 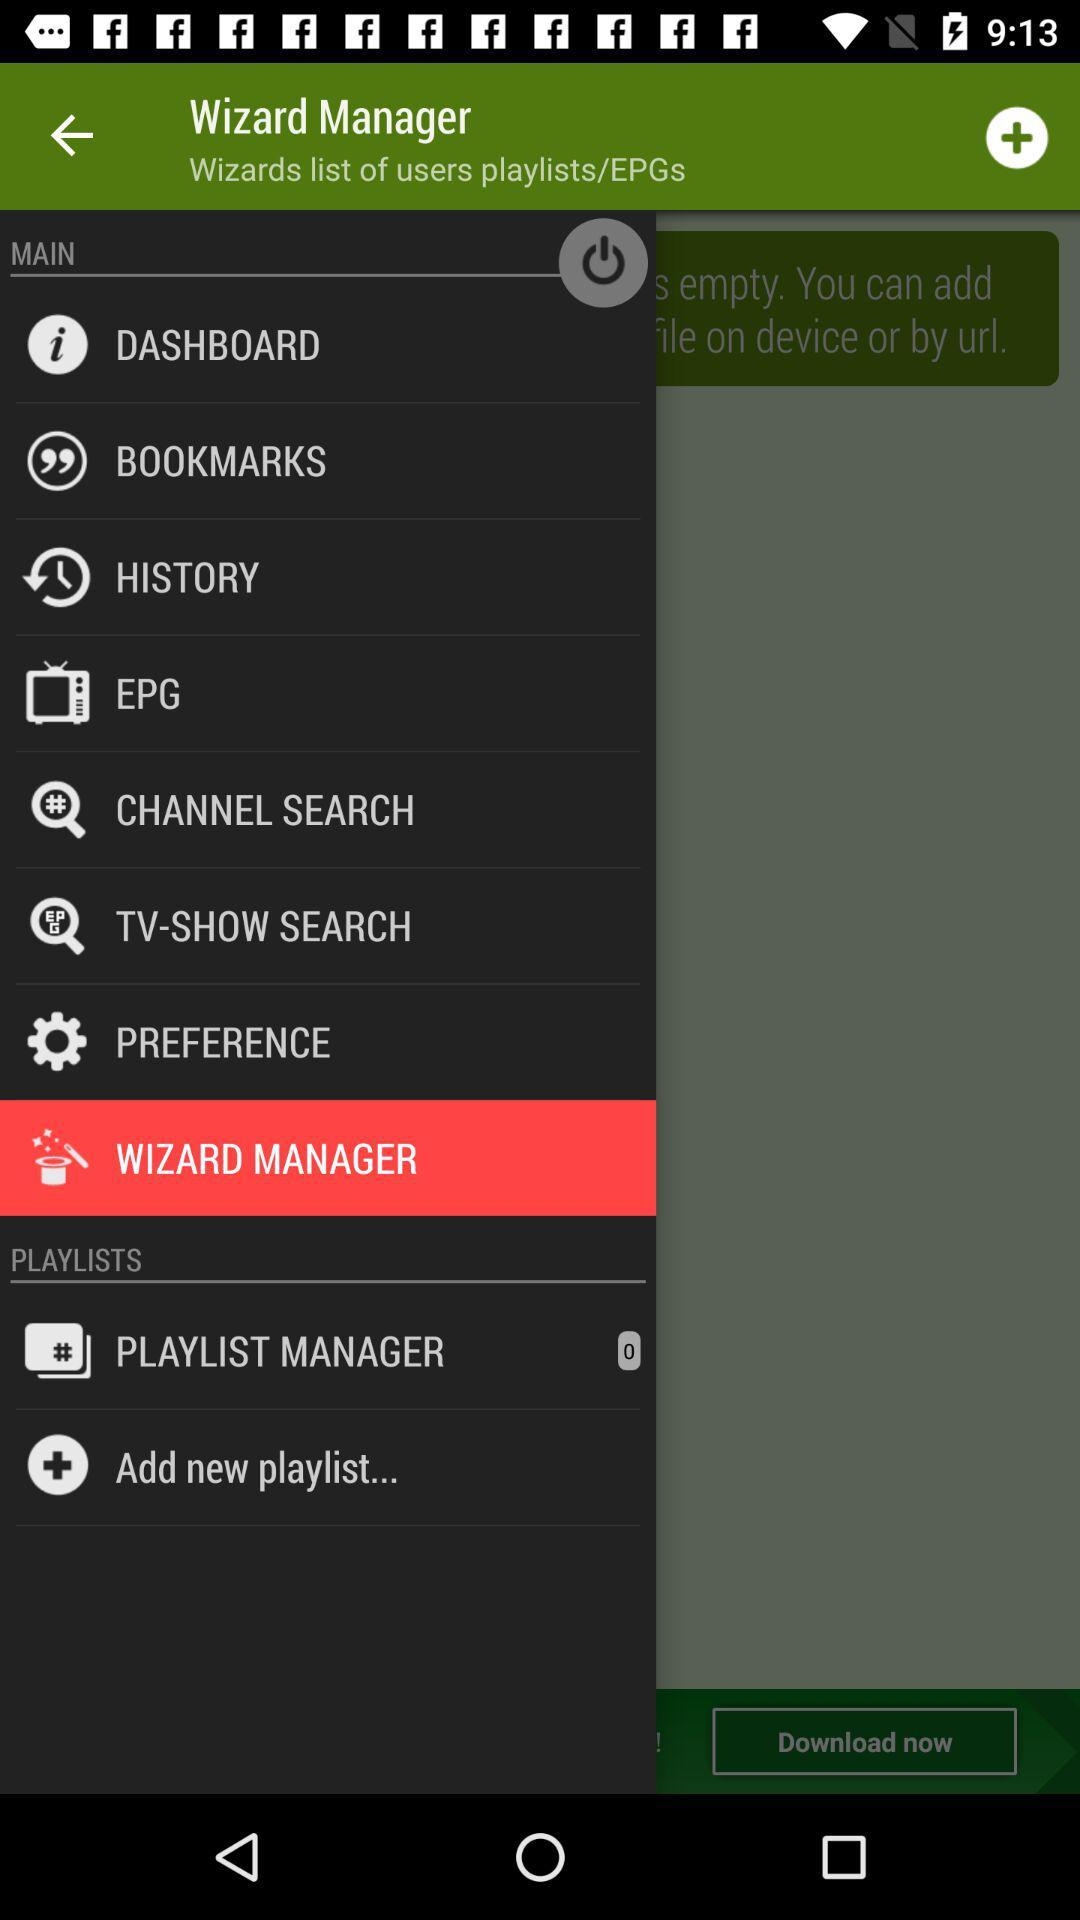 I want to click on item next to wizards list is icon, so click(x=218, y=343).